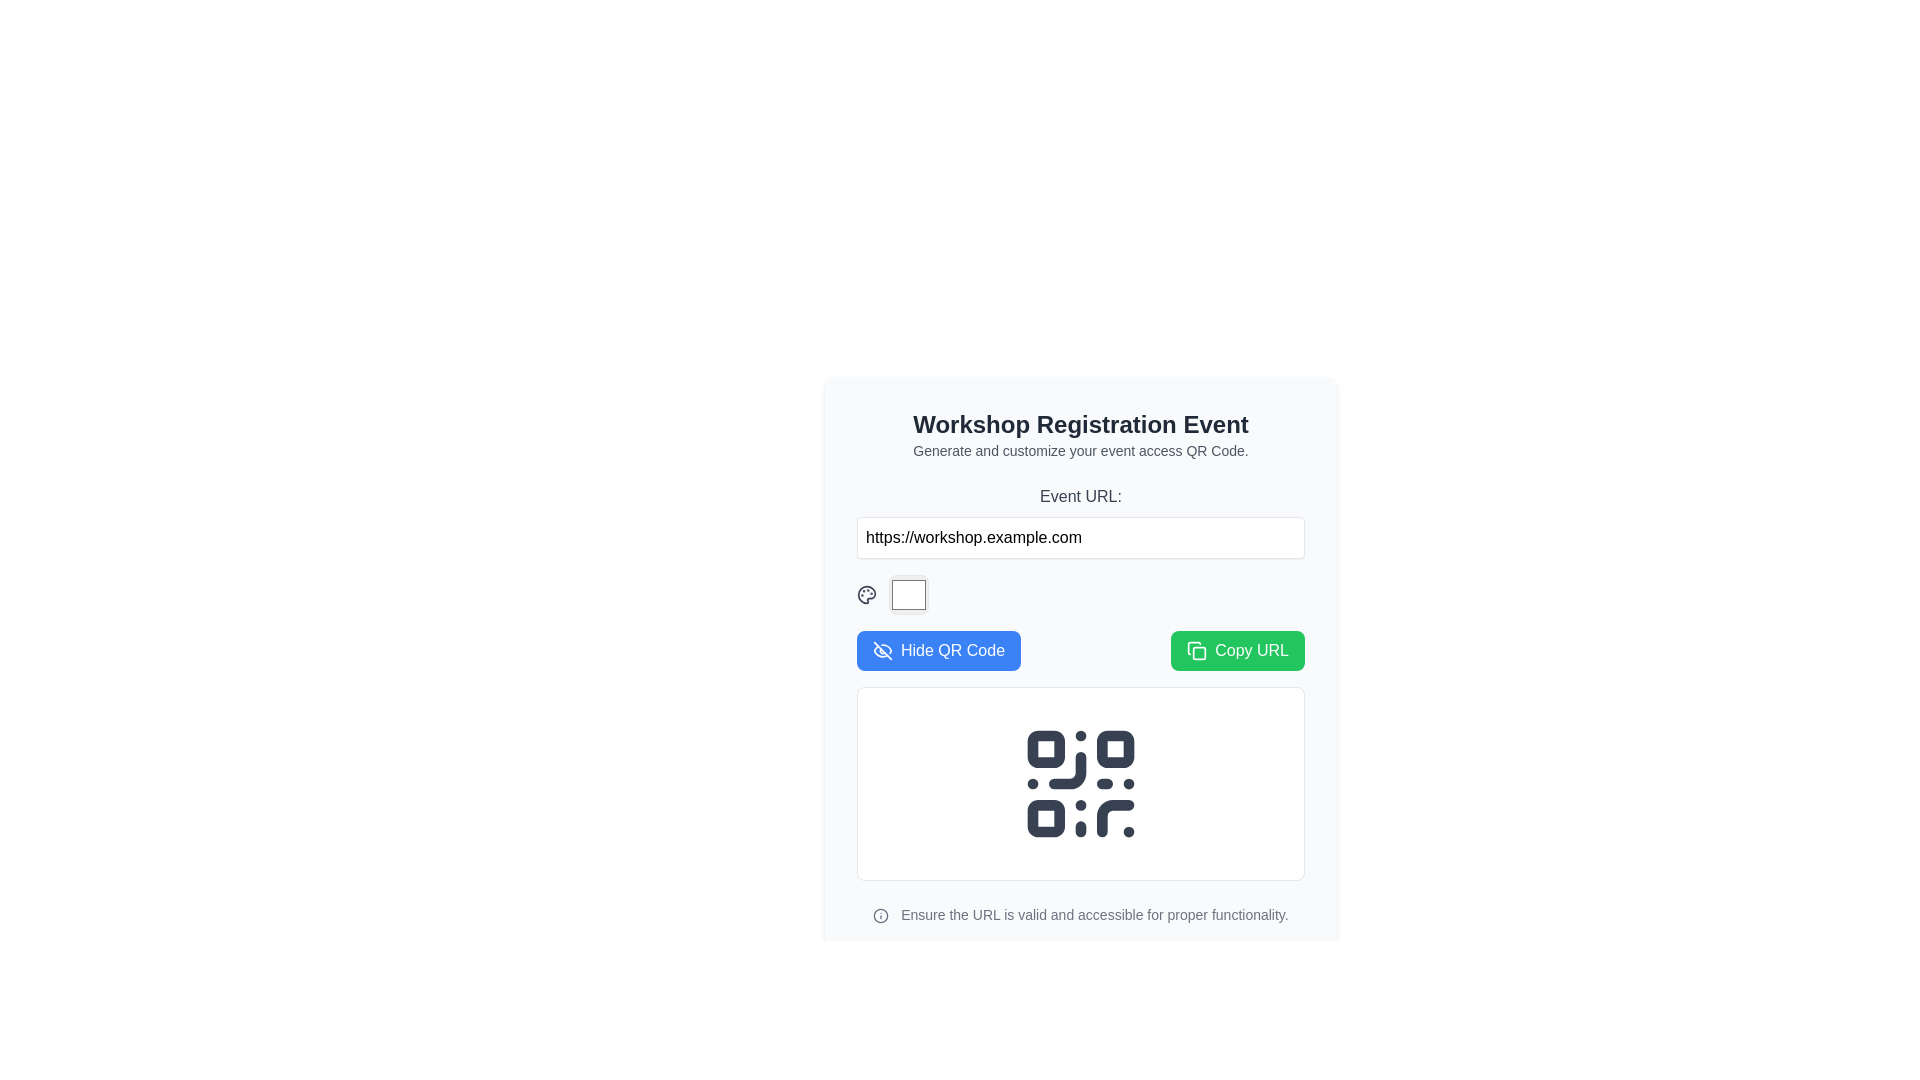 This screenshot has height=1080, width=1920. Describe the element at coordinates (1079, 451) in the screenshot. I see `the static text label providing guidance for generating and customizing QR codes for event access, located below the title 'Workshop Registration Event'` at that location.